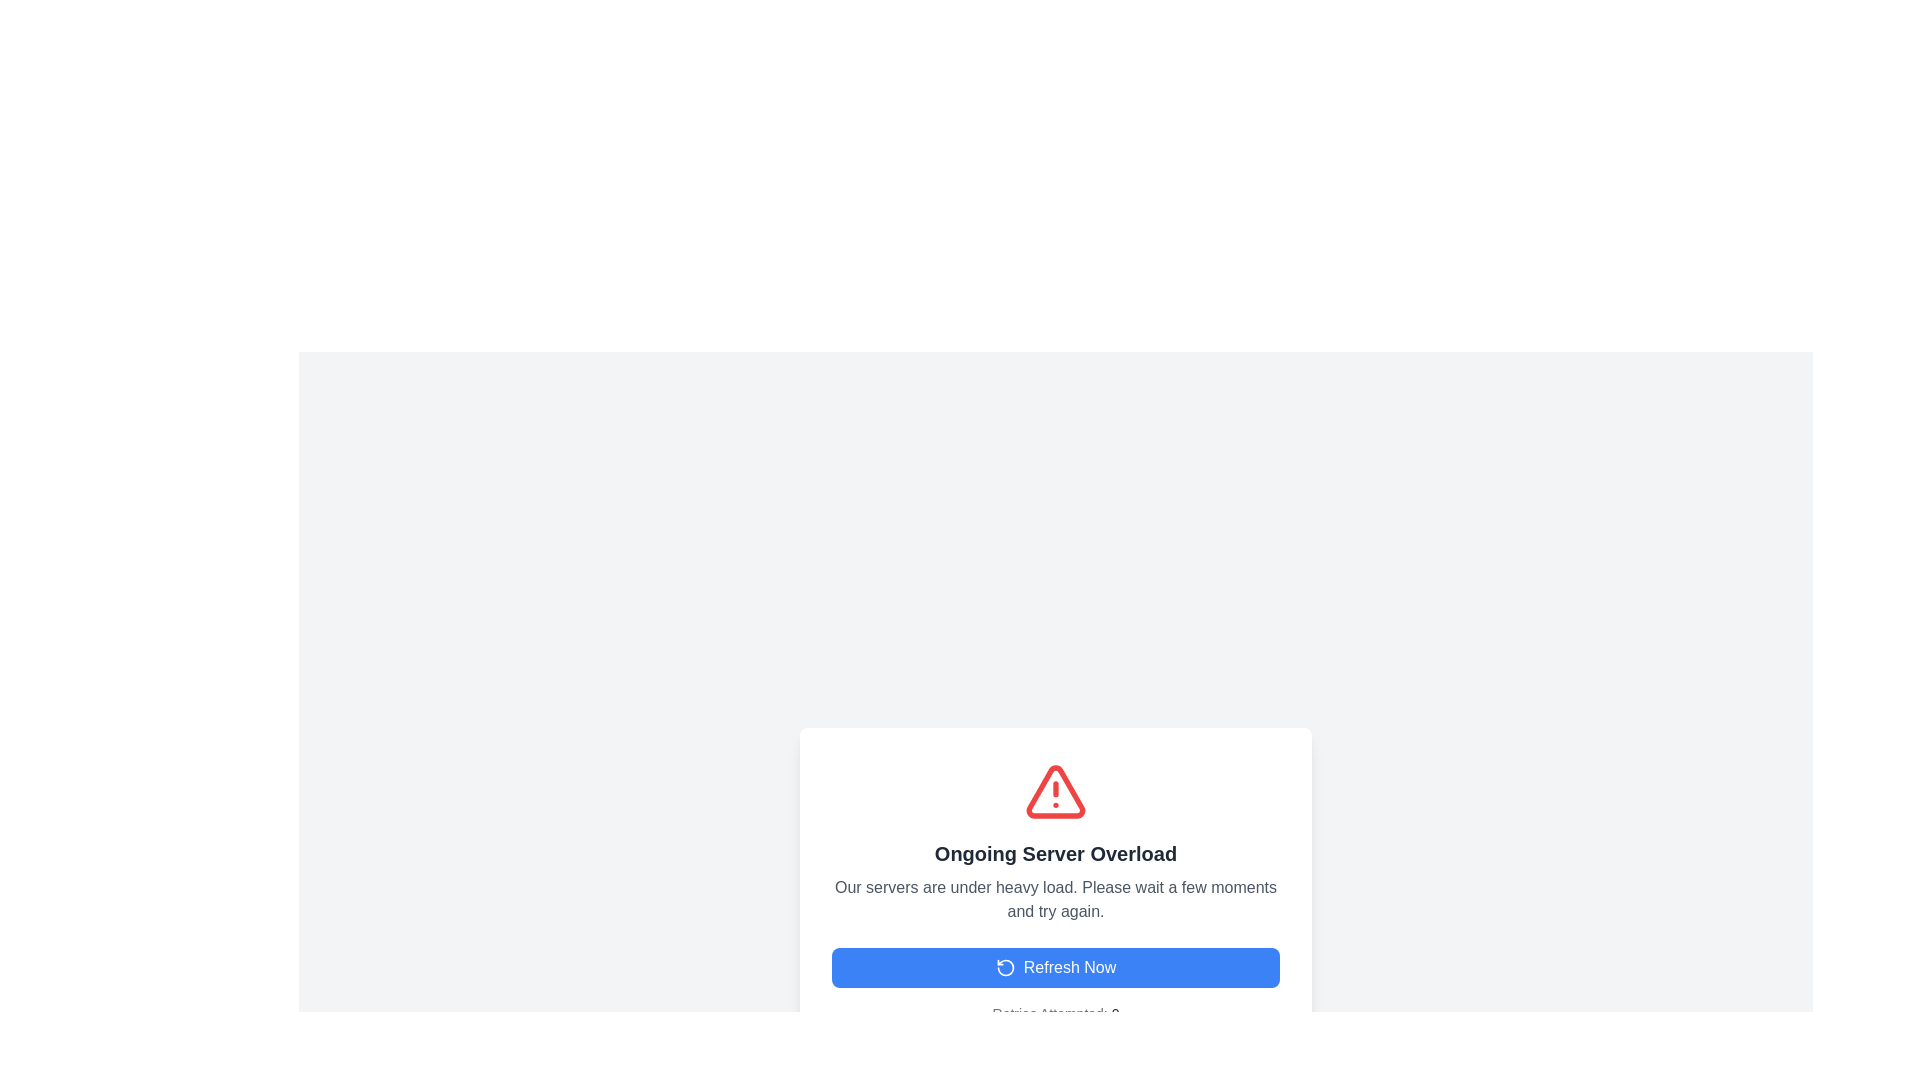 The image size is (1920, 1080). Describe the element at coordinates (1055, 790) in the screenshot. I see `the static warning icon located above the 'Ongoing Server Overload' text` at that location.